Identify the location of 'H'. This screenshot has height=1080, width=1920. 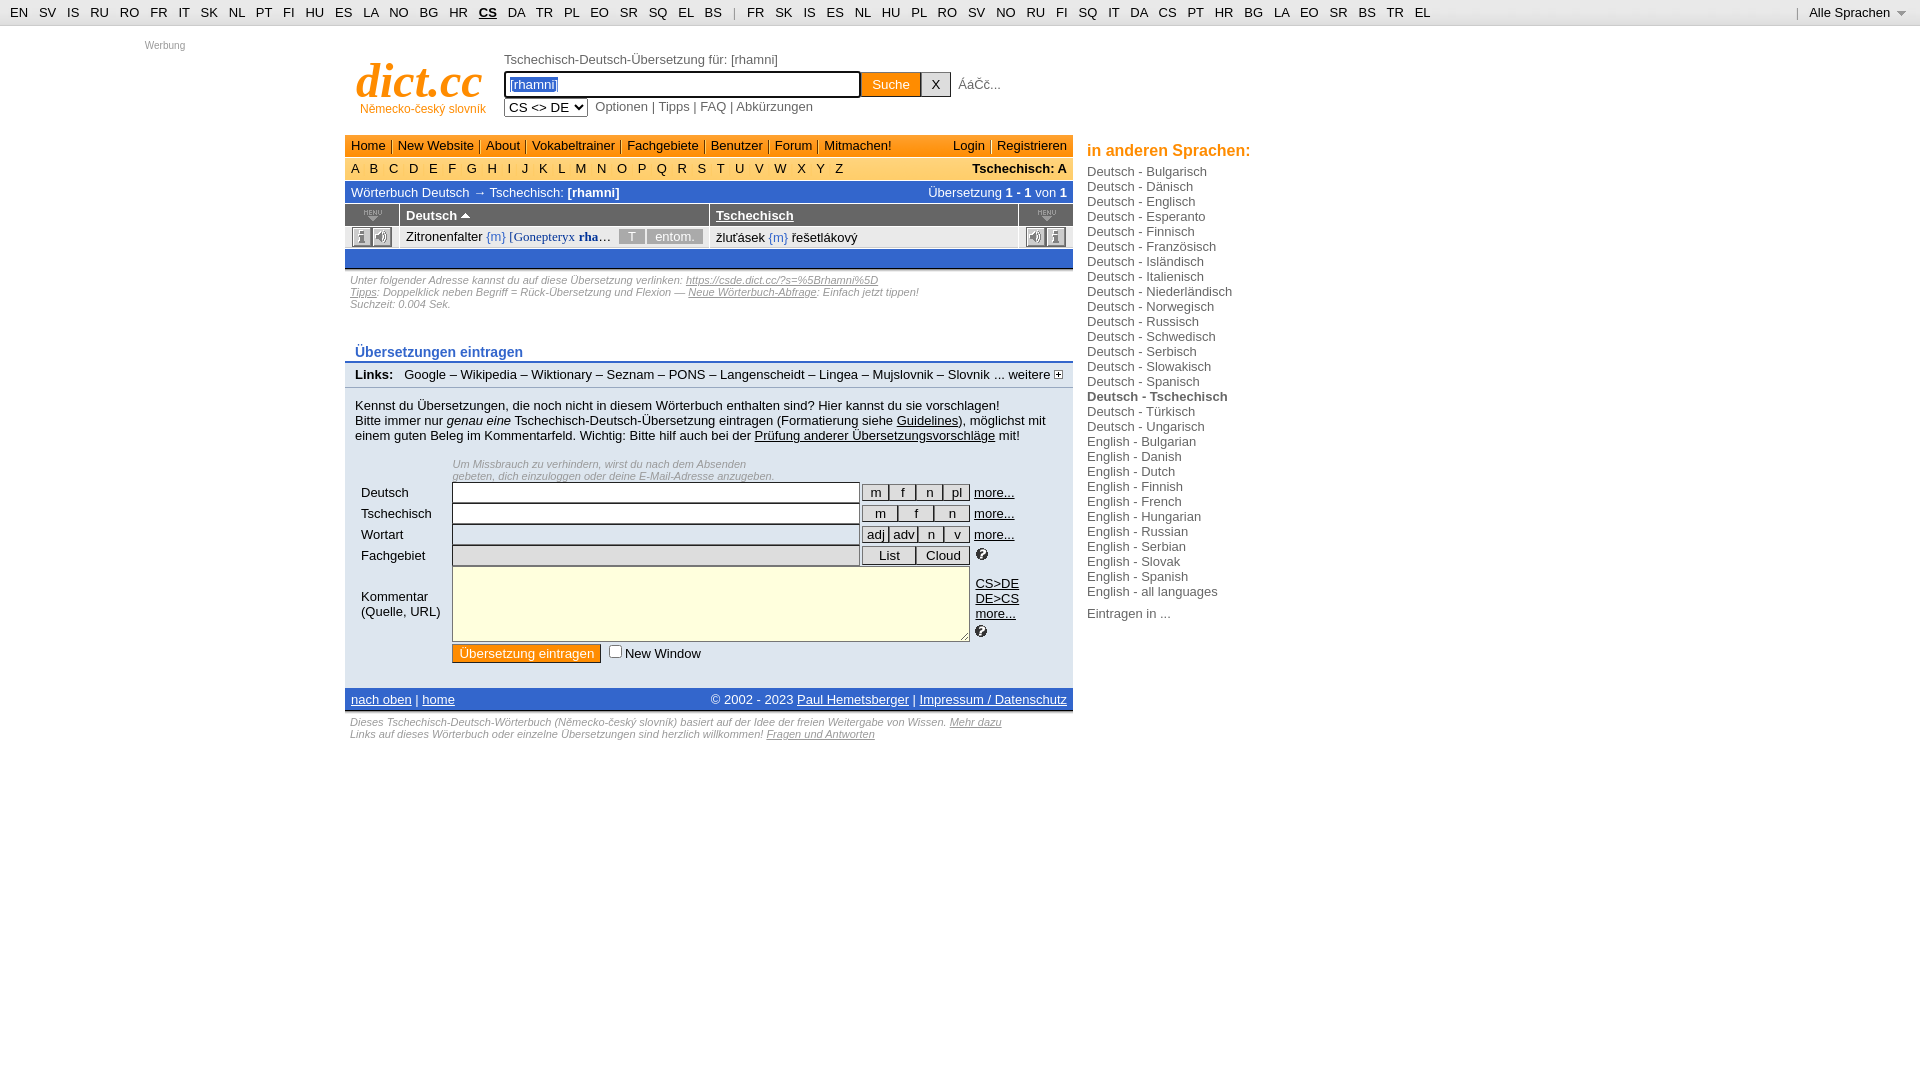
(484, 167).